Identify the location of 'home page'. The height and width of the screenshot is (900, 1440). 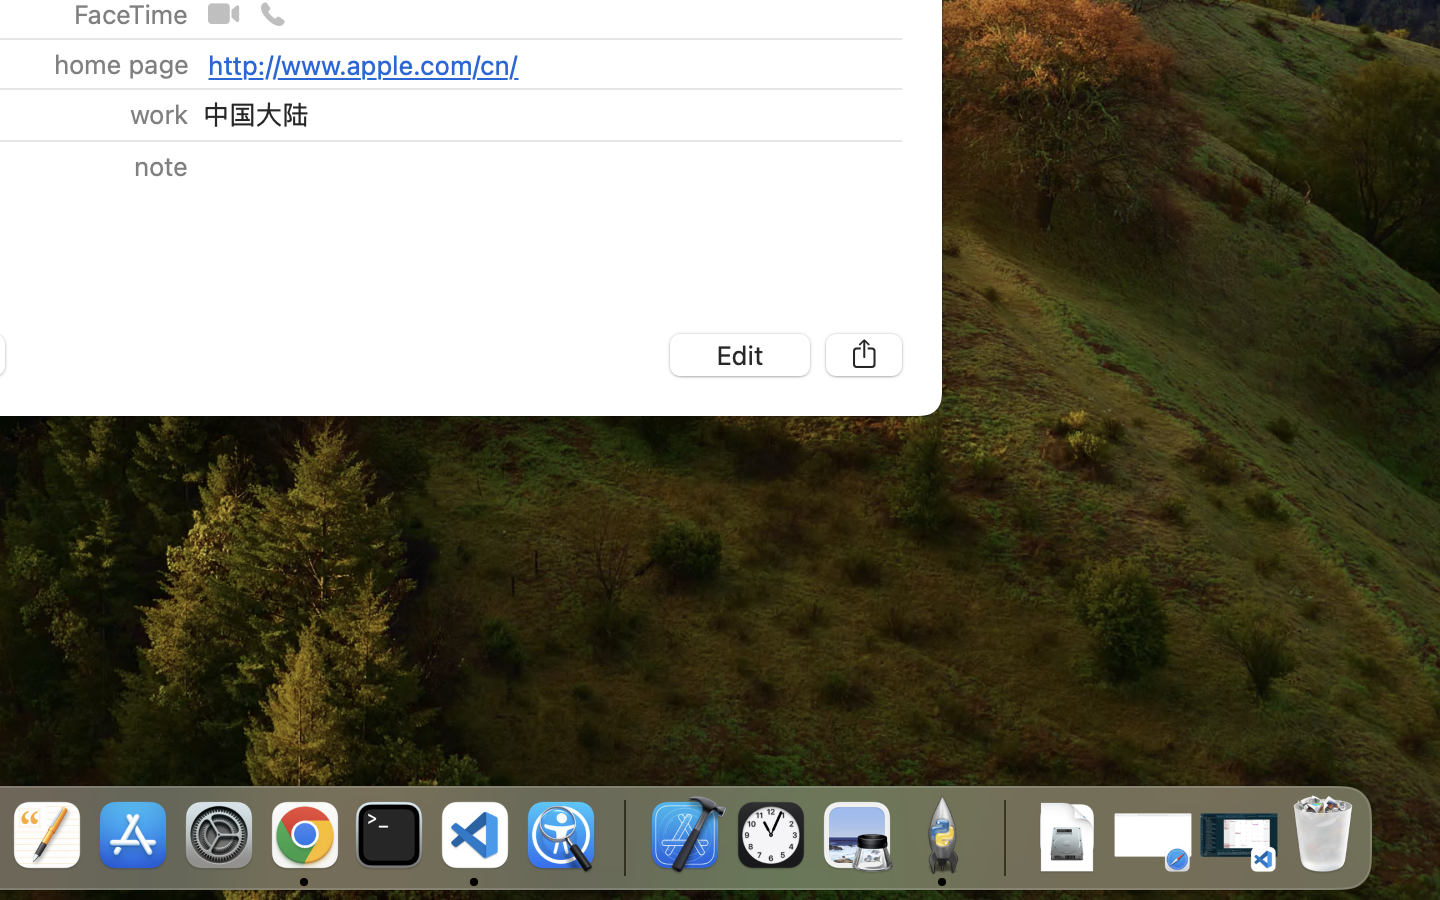
(120, 62).